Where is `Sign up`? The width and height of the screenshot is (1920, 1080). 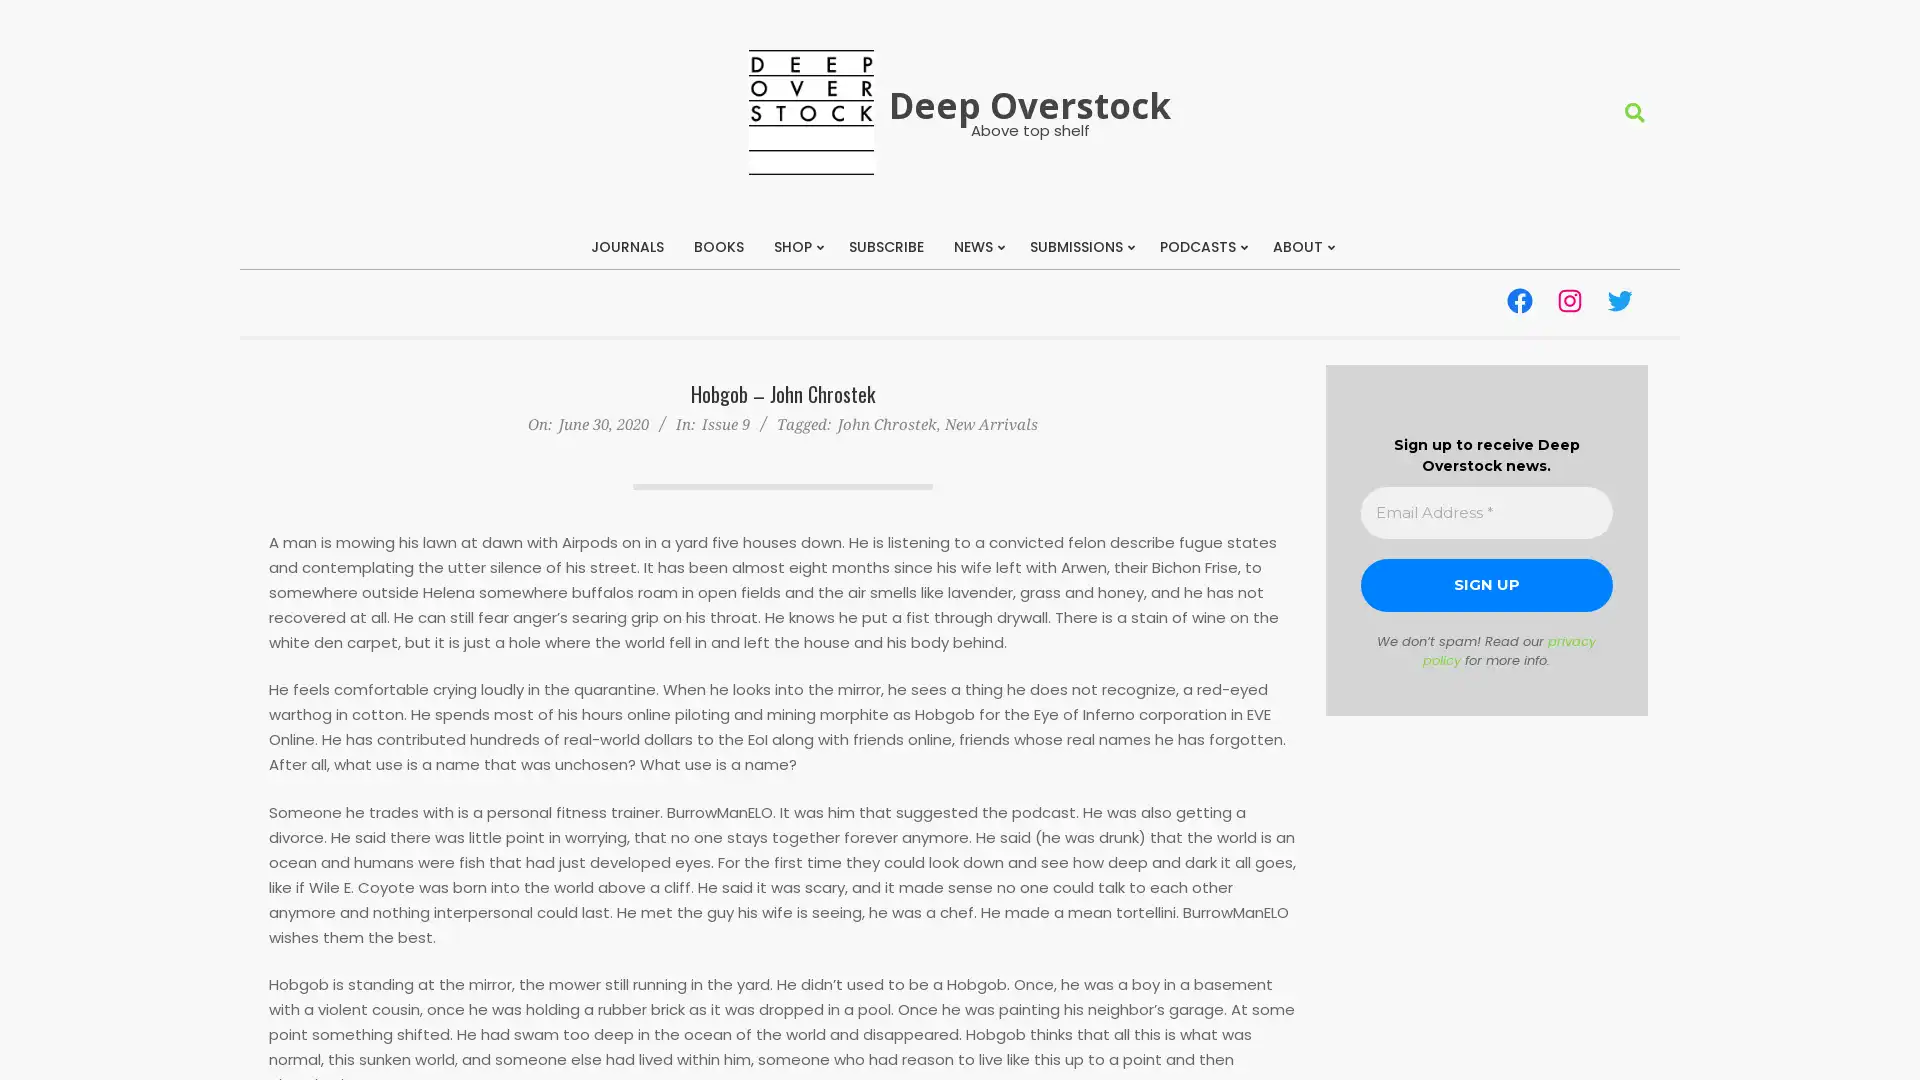 Sign up is located at coordinates (1486, 585).